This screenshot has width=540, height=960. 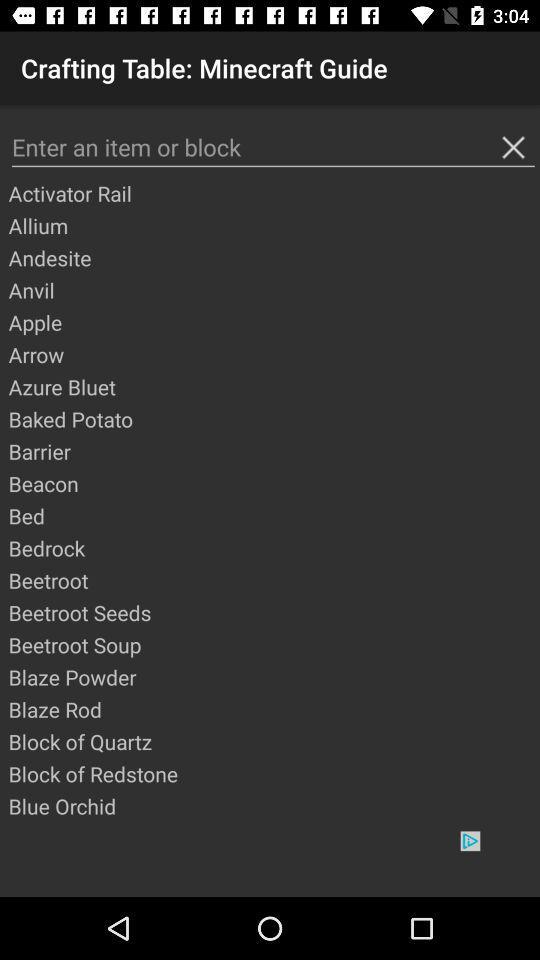 What do you see at coordinates (272, 644) in the screenshot?
I see `the item below the beetroot seeds` at bounding box center [272, 644].